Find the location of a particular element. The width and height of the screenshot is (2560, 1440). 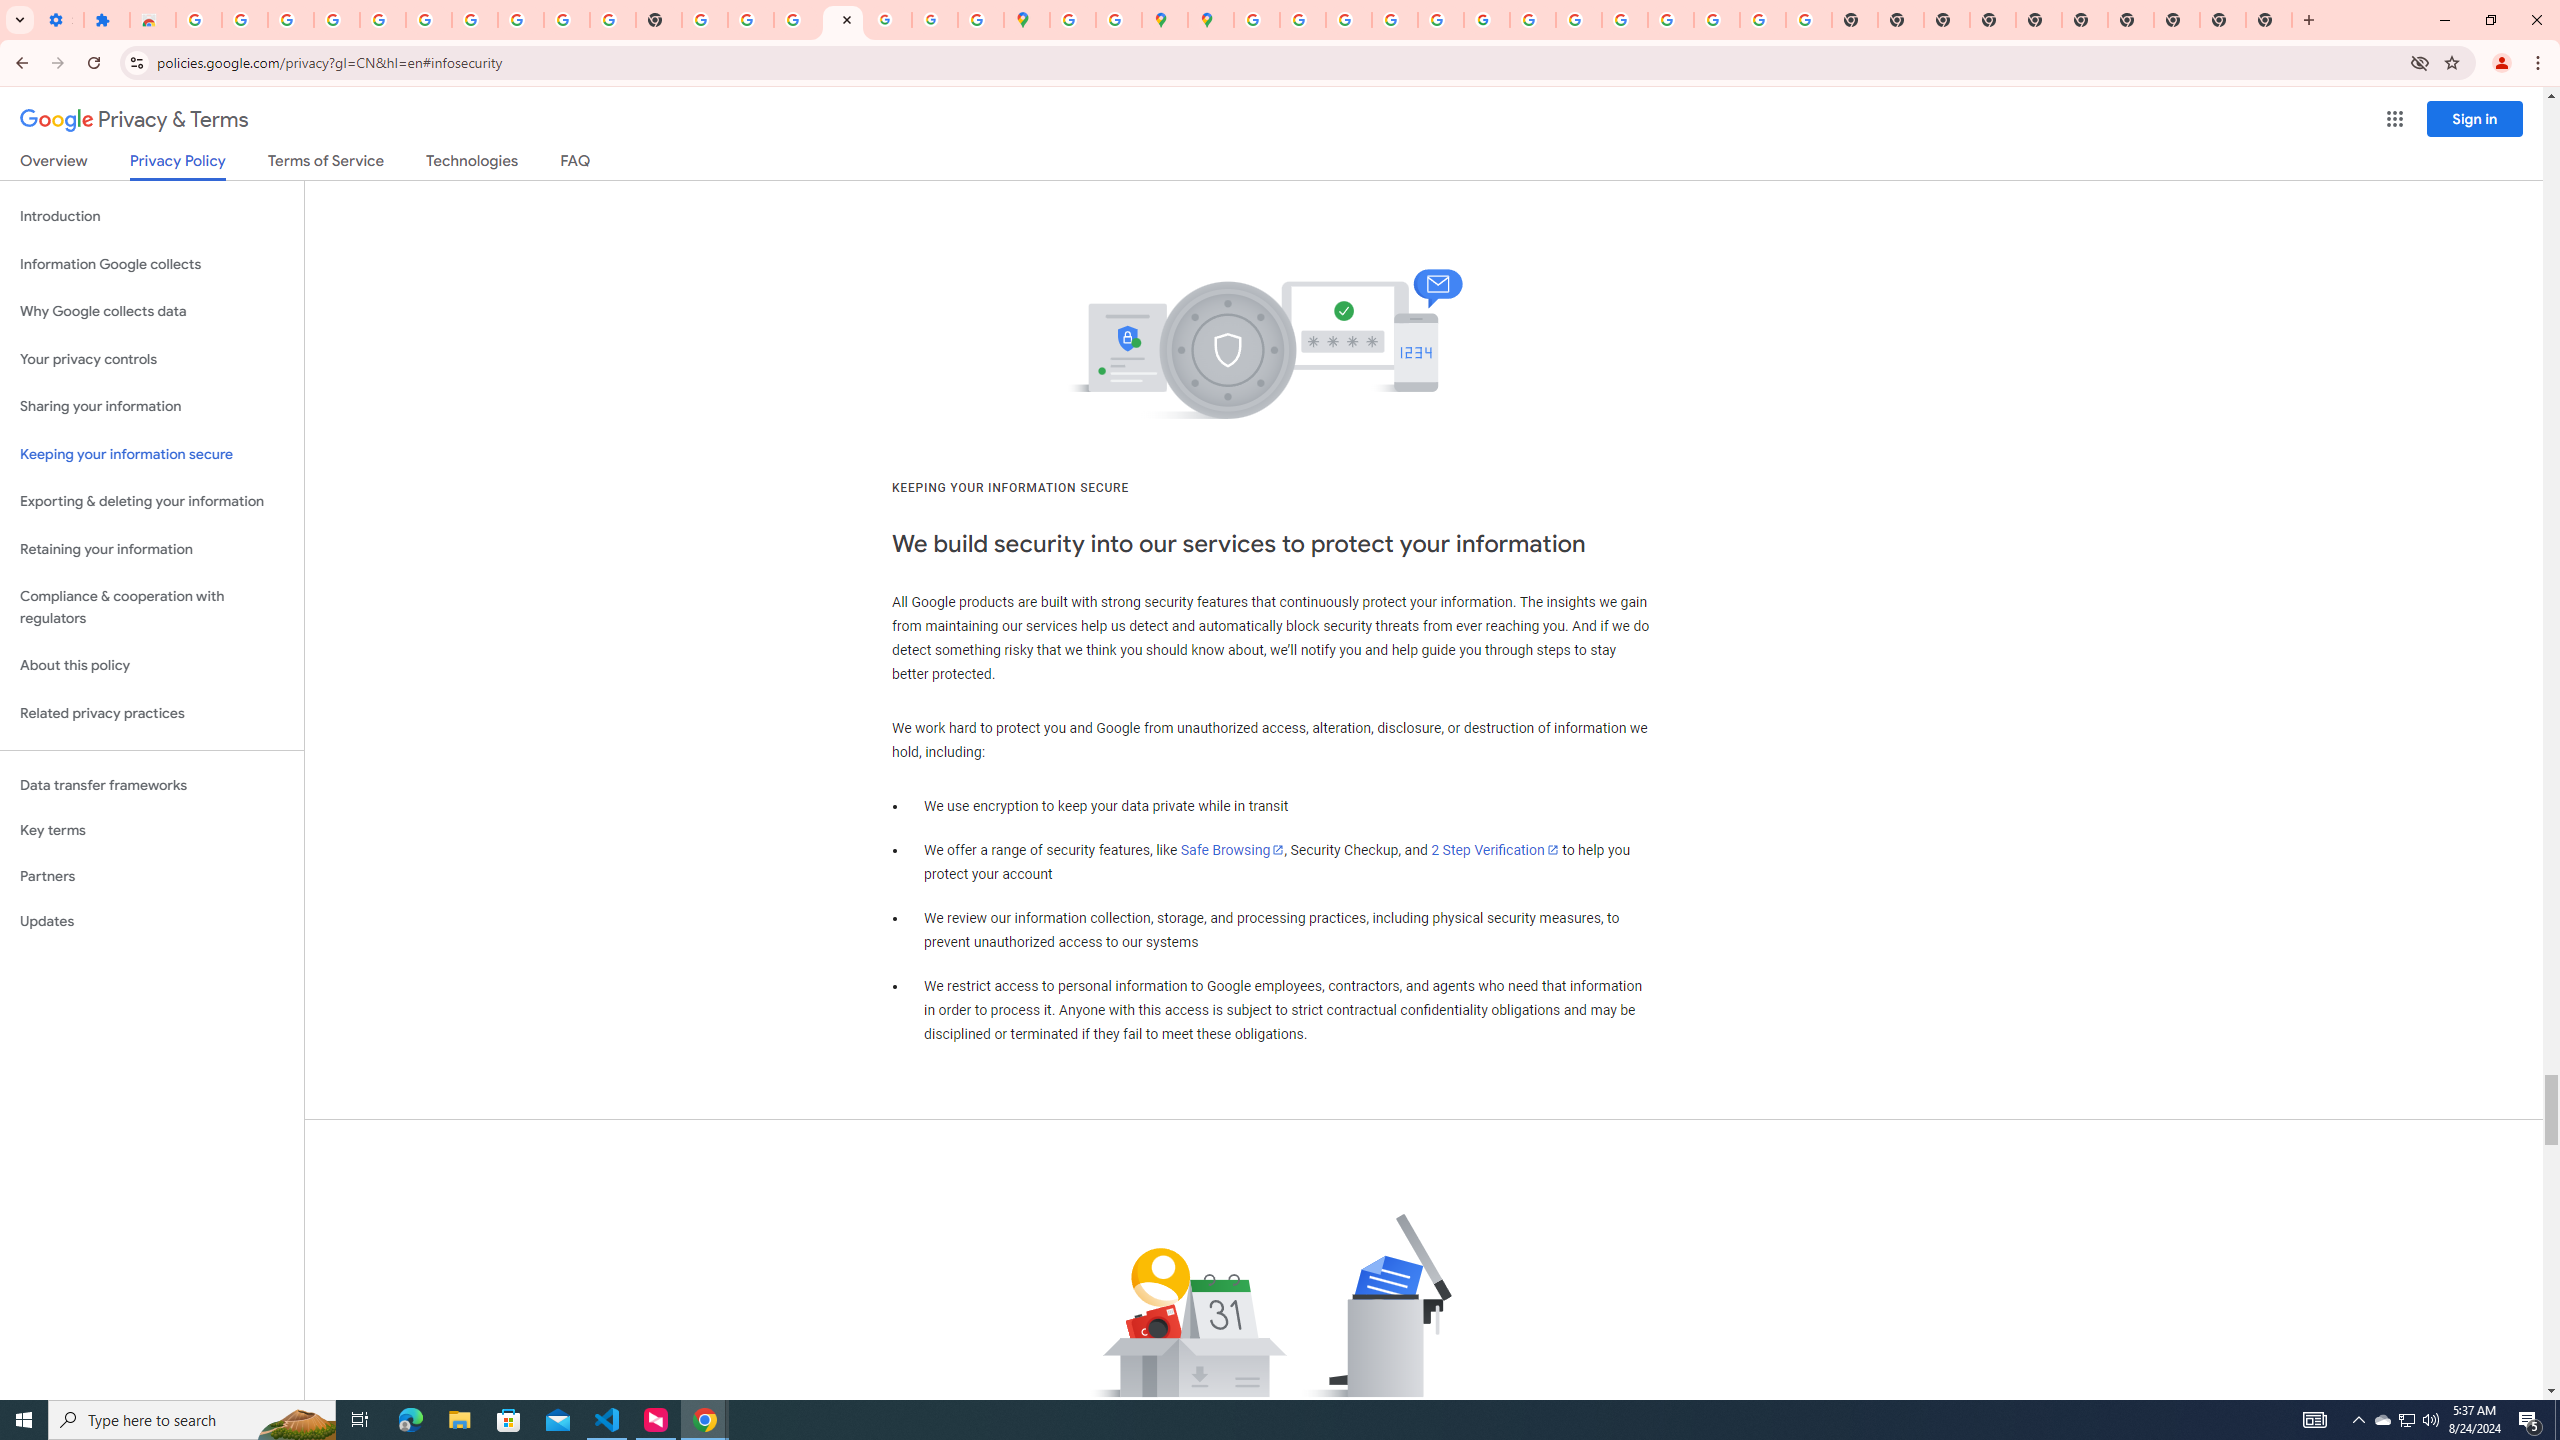

'Google Images' is located at coordinates (1807, 19).